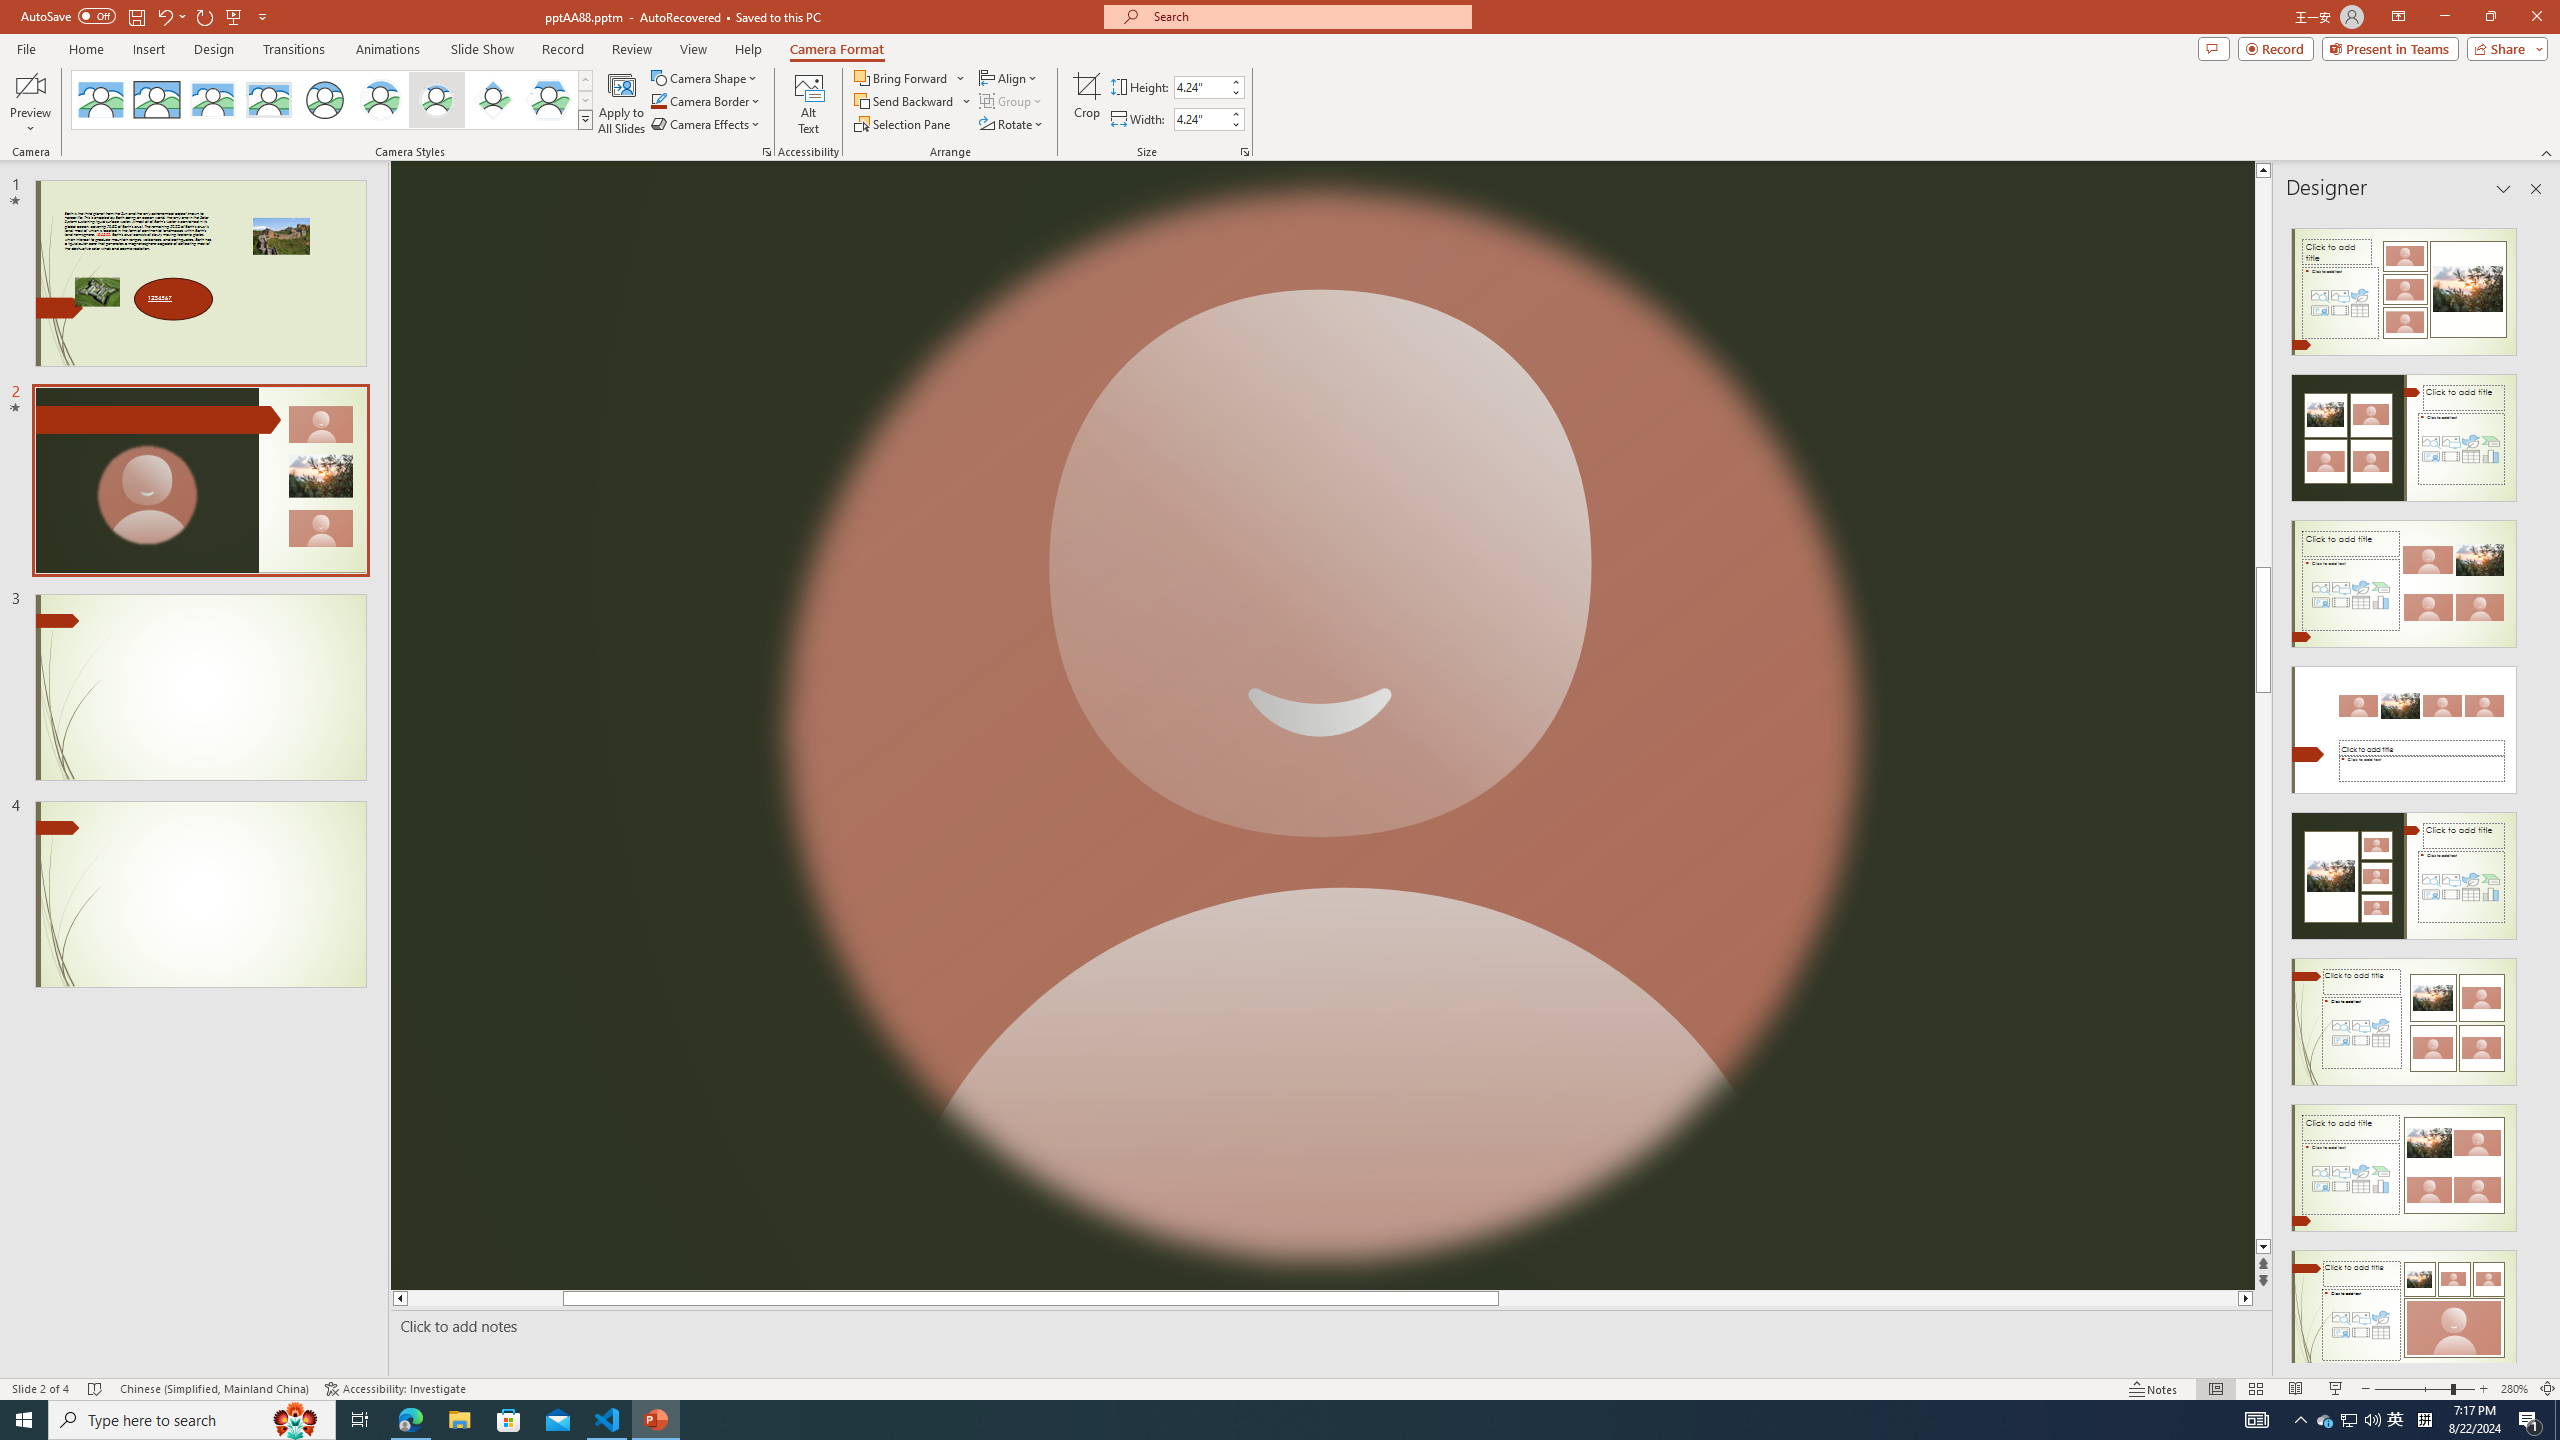  Describe the element at coordinates (25, 47) in the screenshot. I see `'File Tab'` at that location.